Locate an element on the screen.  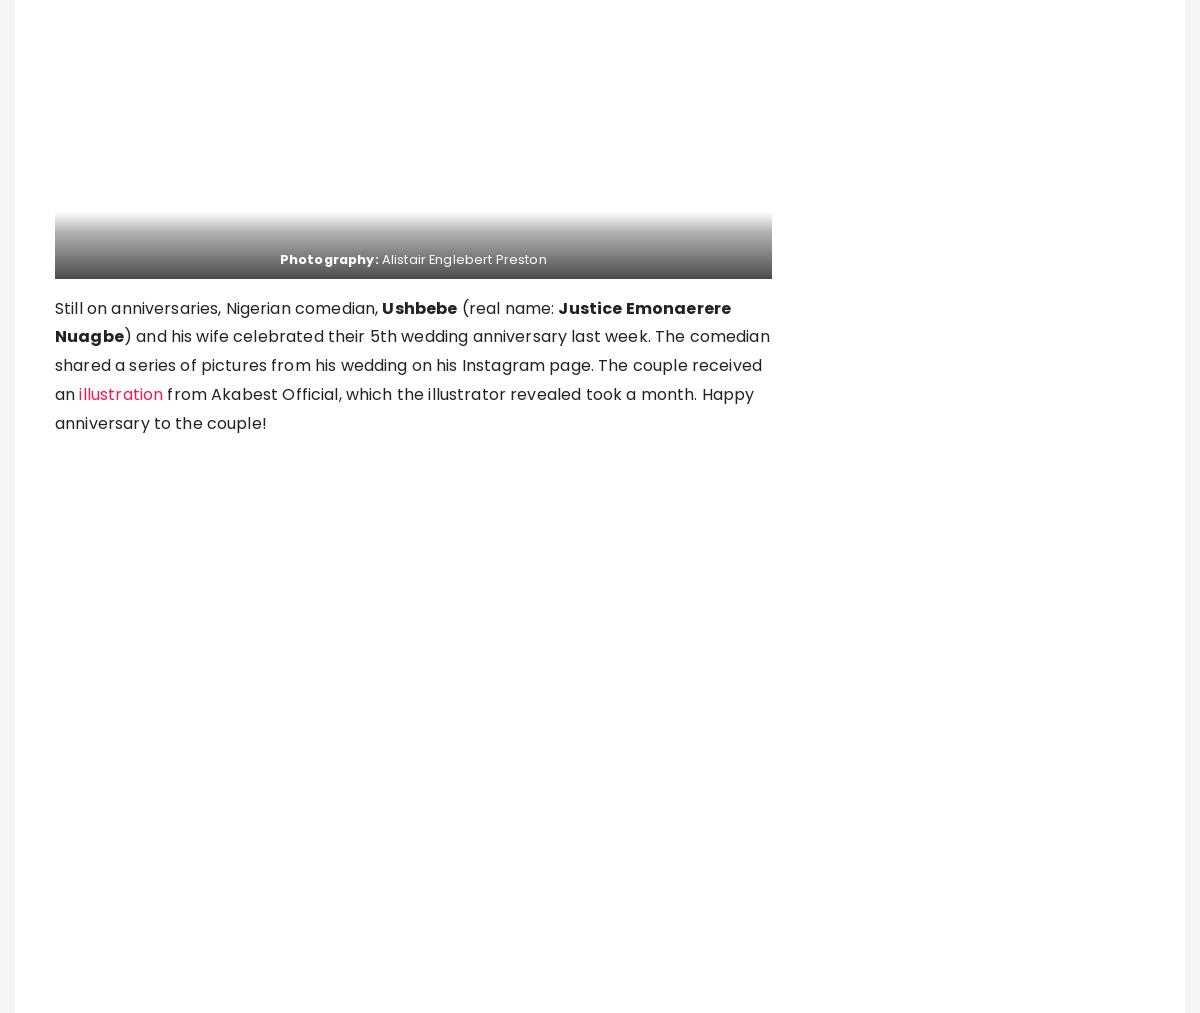
'illustration' is located at coordinates (122, 394).